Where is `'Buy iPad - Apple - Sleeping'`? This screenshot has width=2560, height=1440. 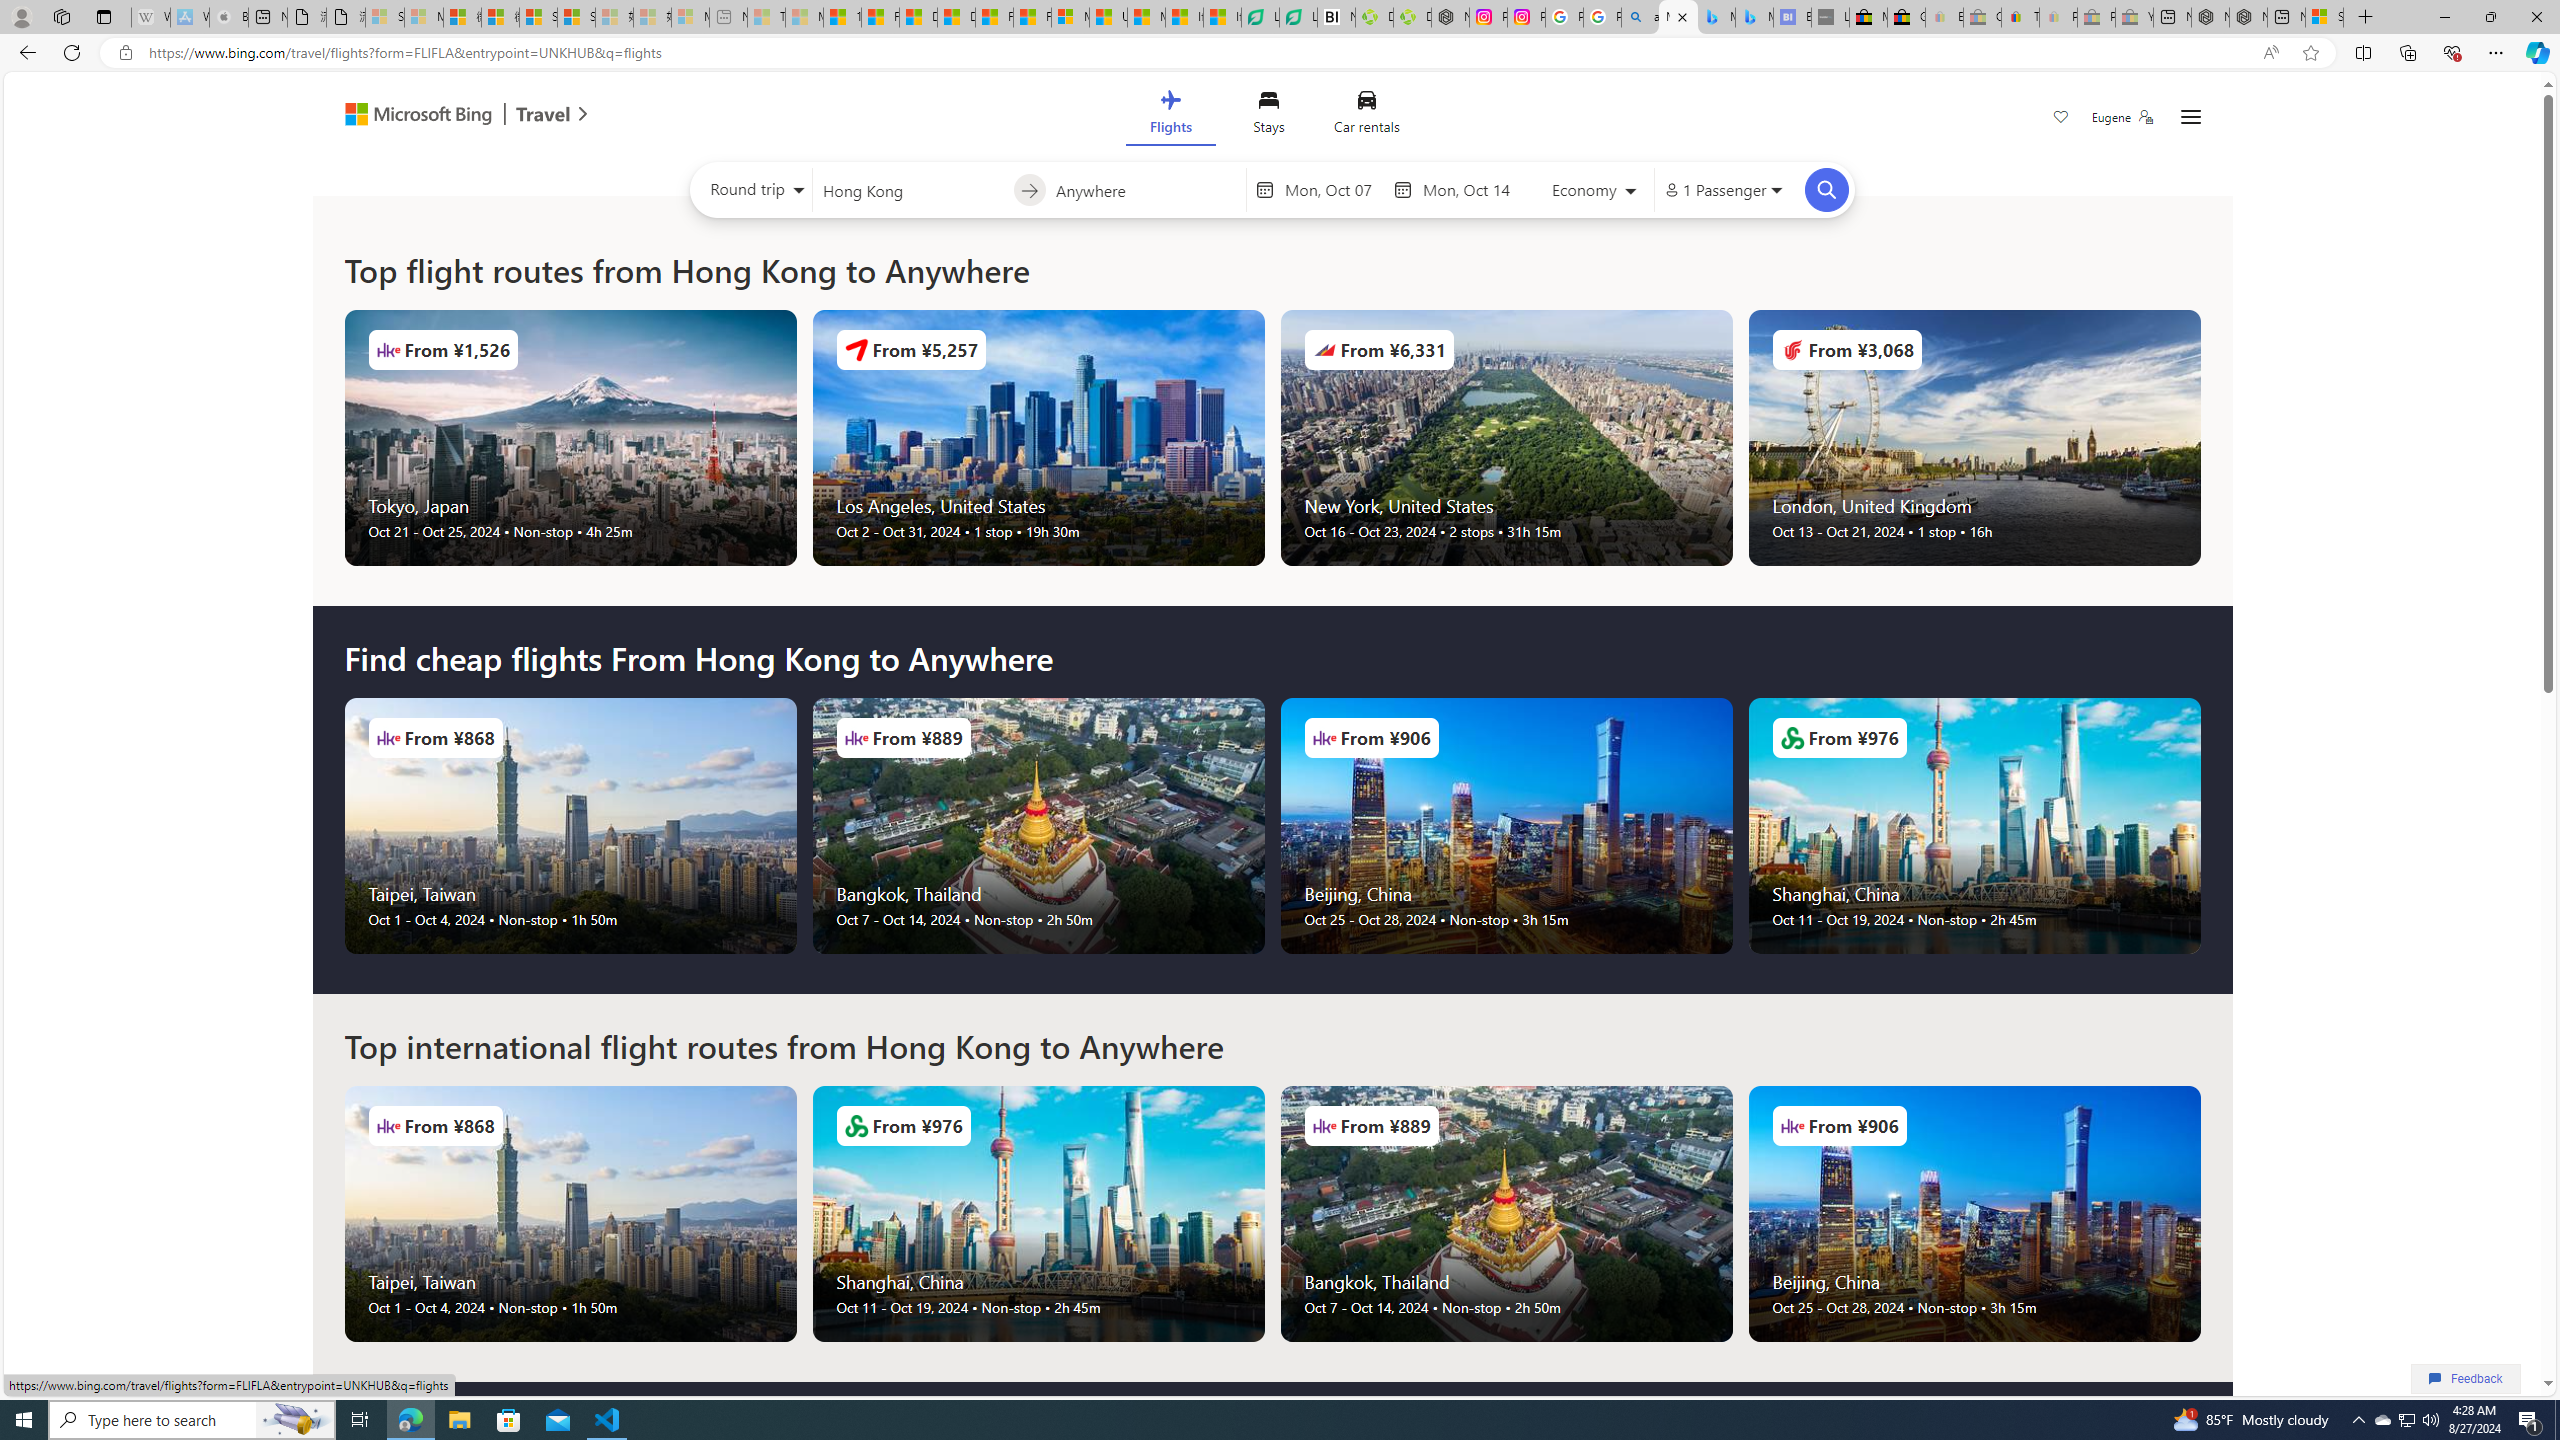
'Buy iPad - Apple - Sleeping' is located at coordinates (228, 16).